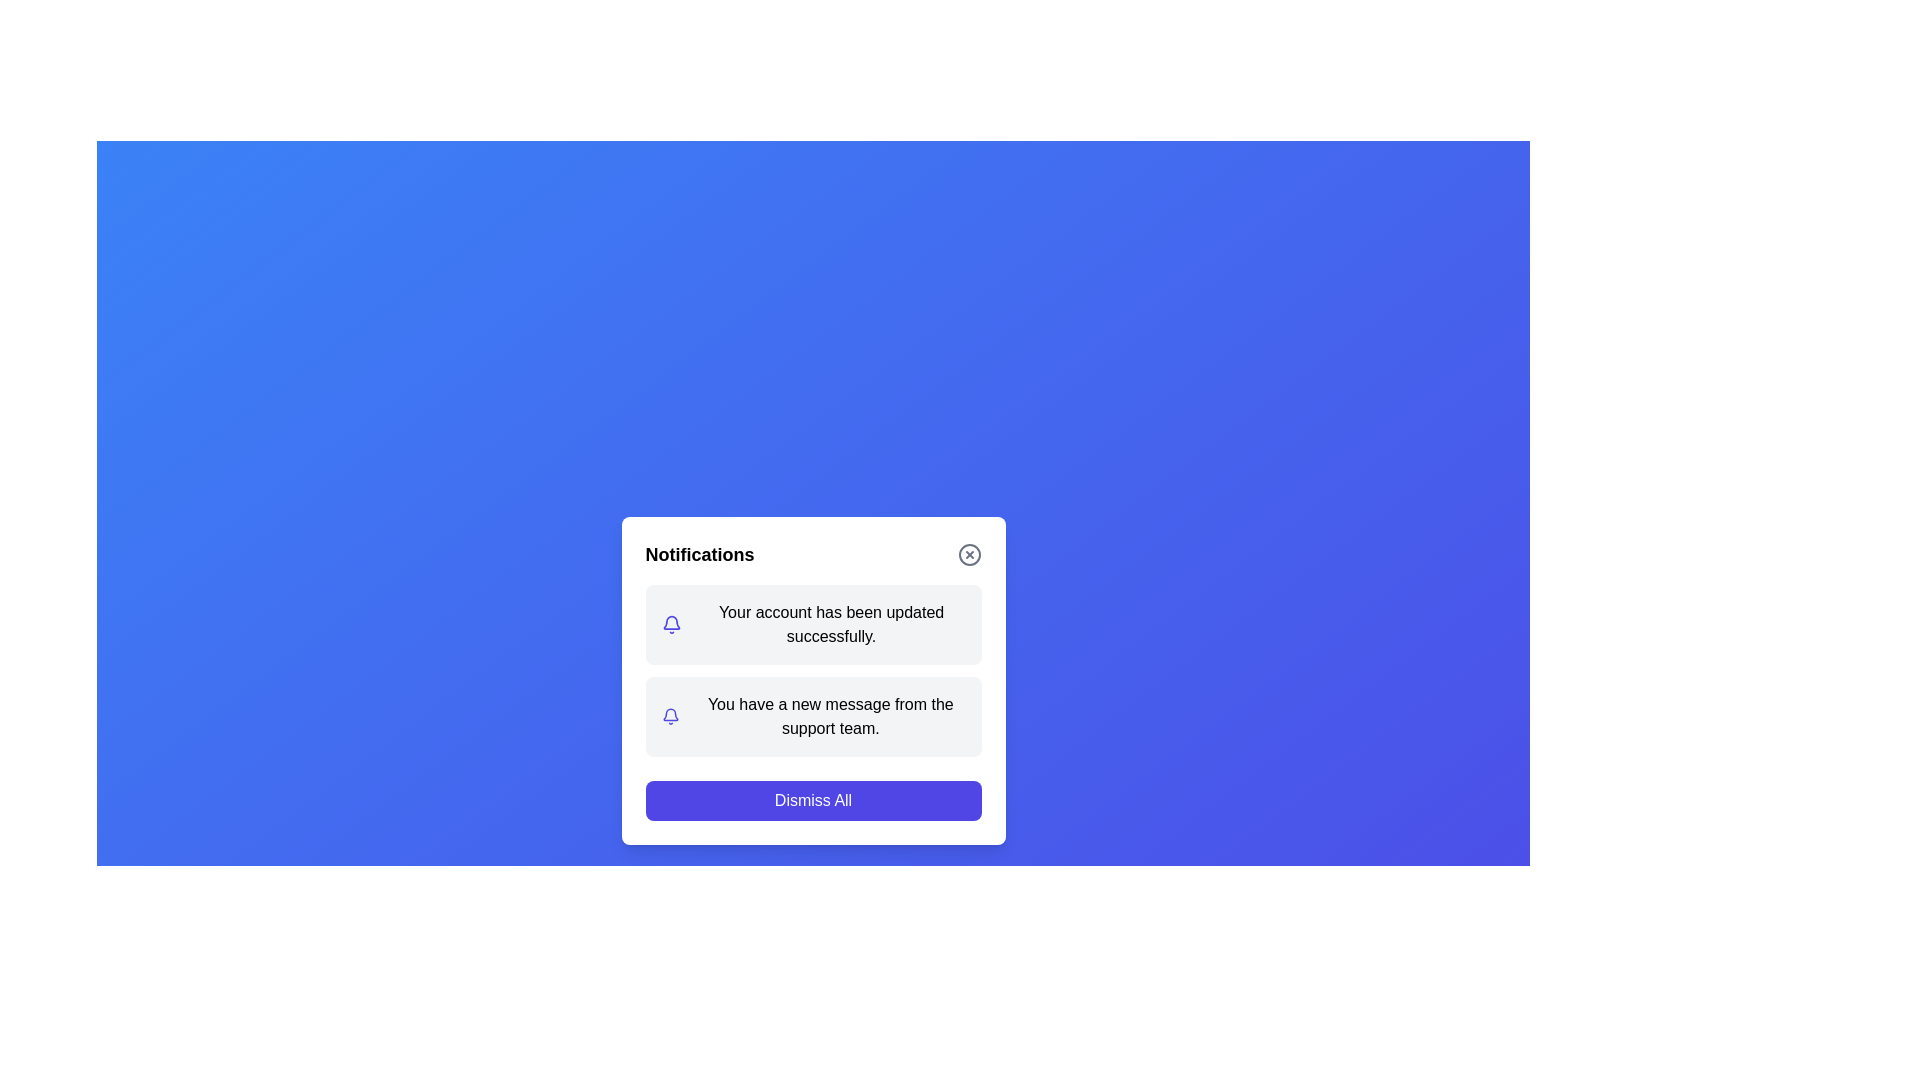 Image resolution: width=1920 pixels, height=1080 pixels. Describe the element at coordinates (700, 555) in the screenshot. I see `the text label titled 'Notifications', which is styled as a bold heading within a white popup dialog` at that location.